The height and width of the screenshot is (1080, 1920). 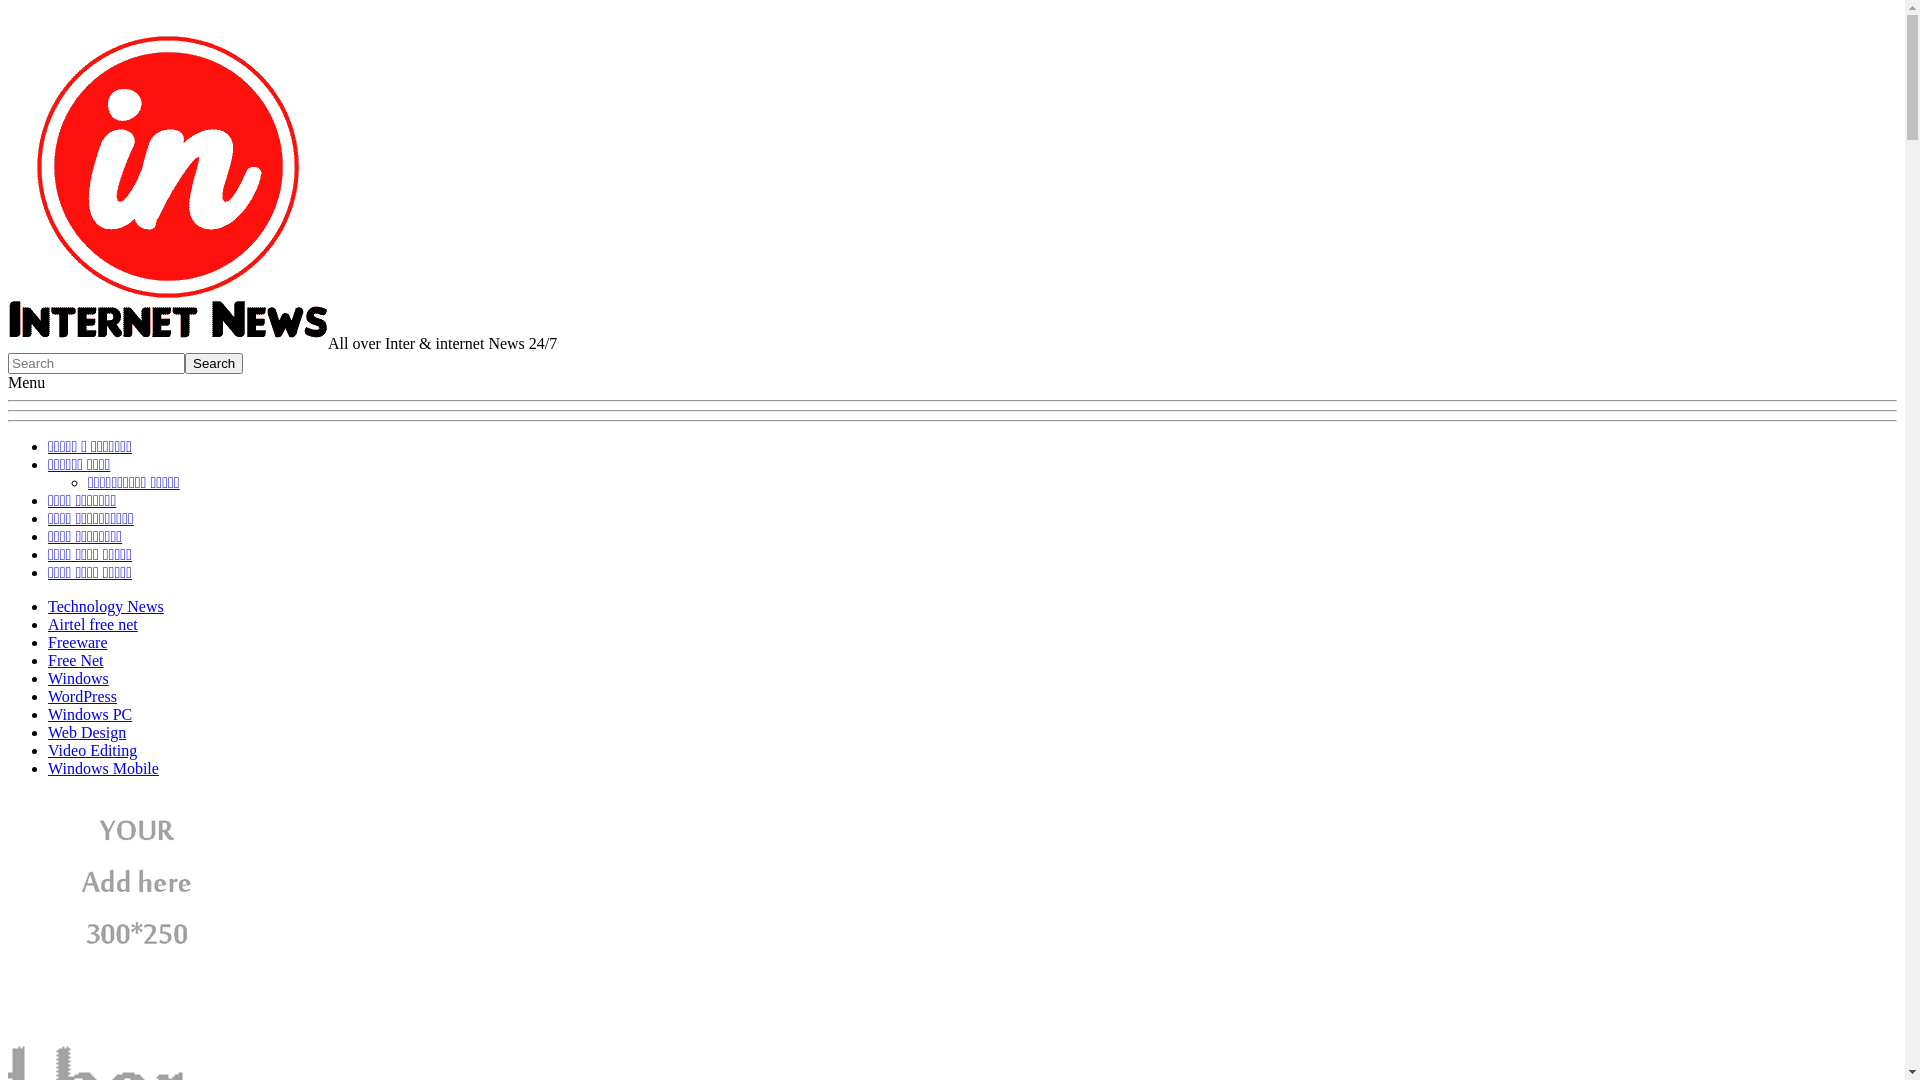 I want to click on 'Search', so click(x=185, y=363).